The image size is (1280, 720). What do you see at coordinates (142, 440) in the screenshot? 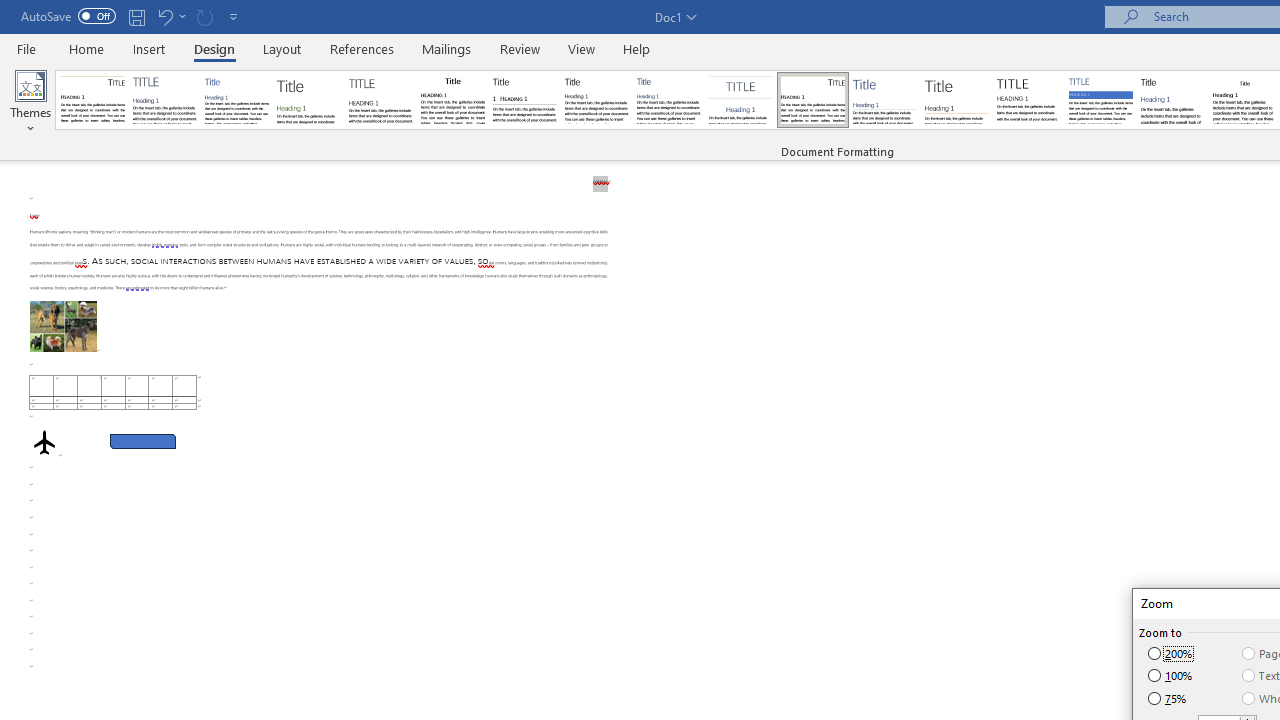
I see `'Rectangle: Diagonal Corners Snipped 2'` at bounding box center [142, 440].